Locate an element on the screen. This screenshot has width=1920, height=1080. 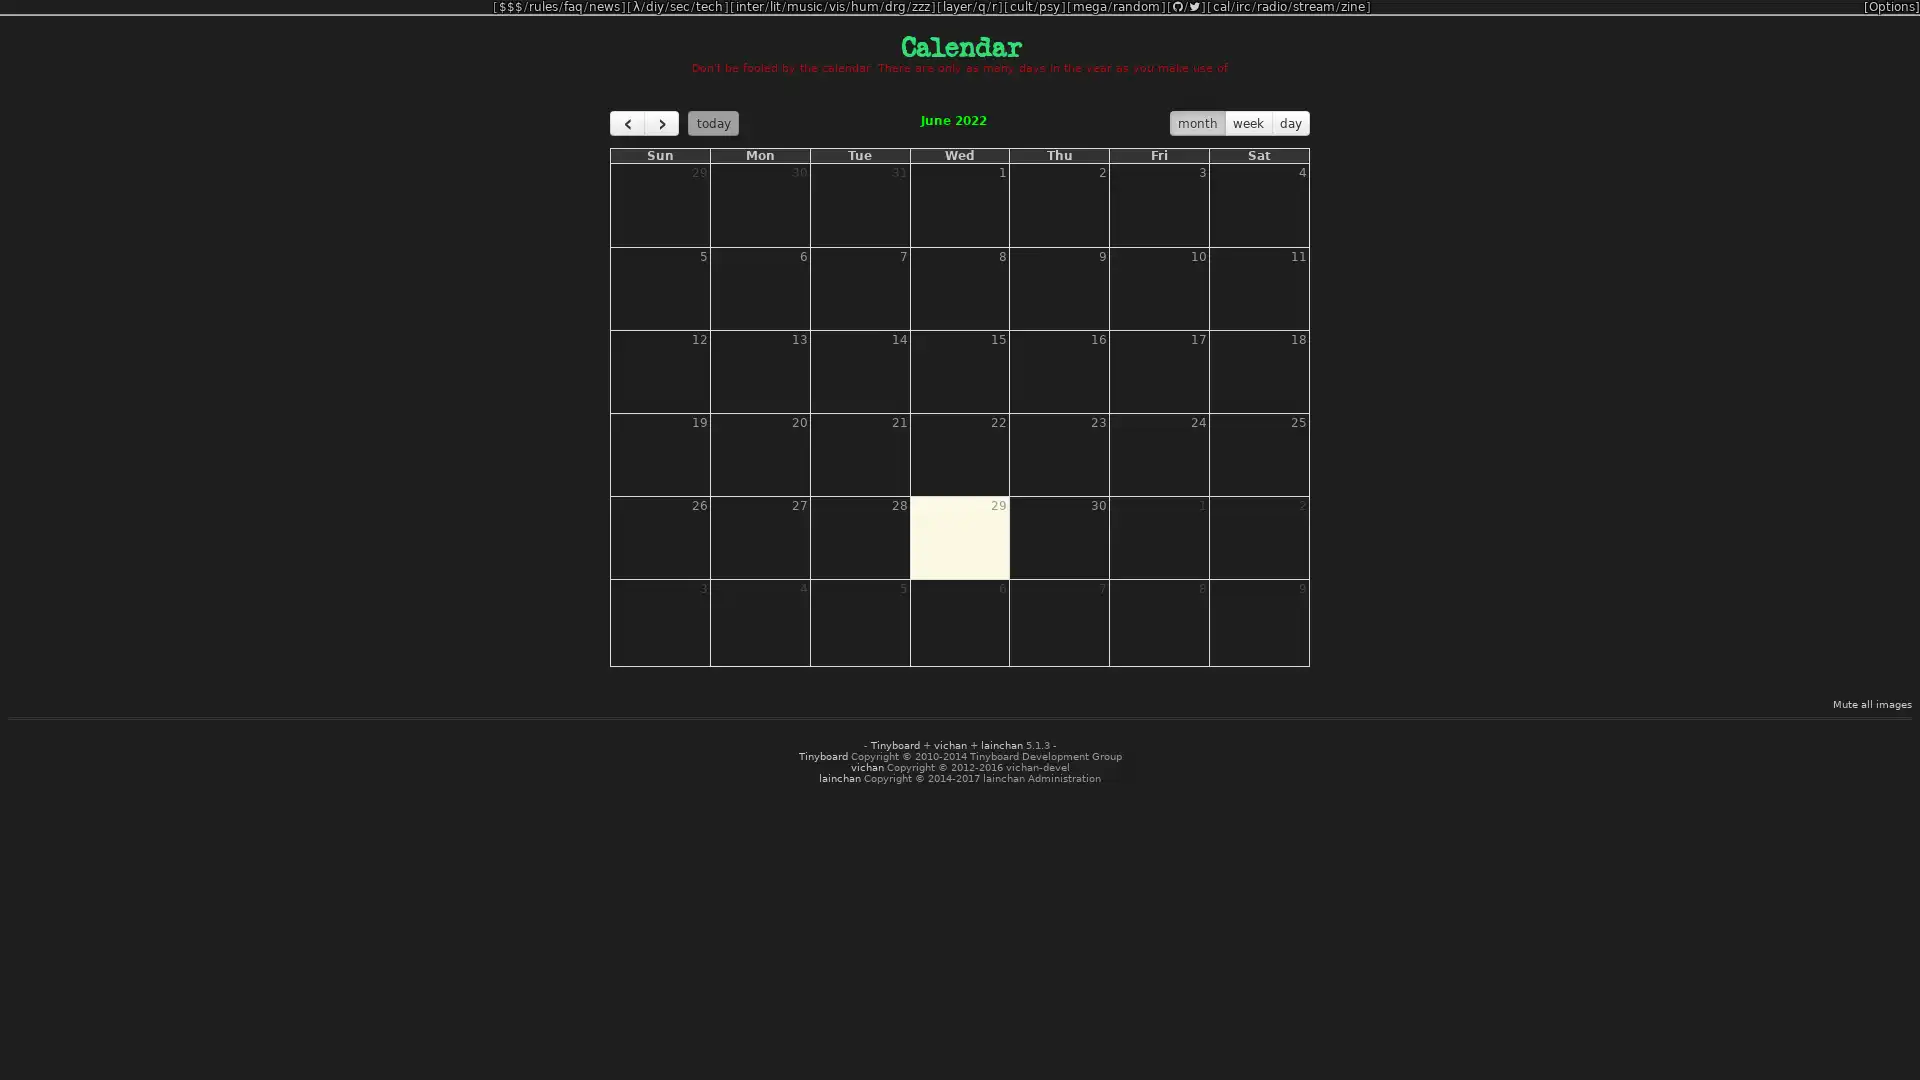
month is located at coordinates (1197, 123).